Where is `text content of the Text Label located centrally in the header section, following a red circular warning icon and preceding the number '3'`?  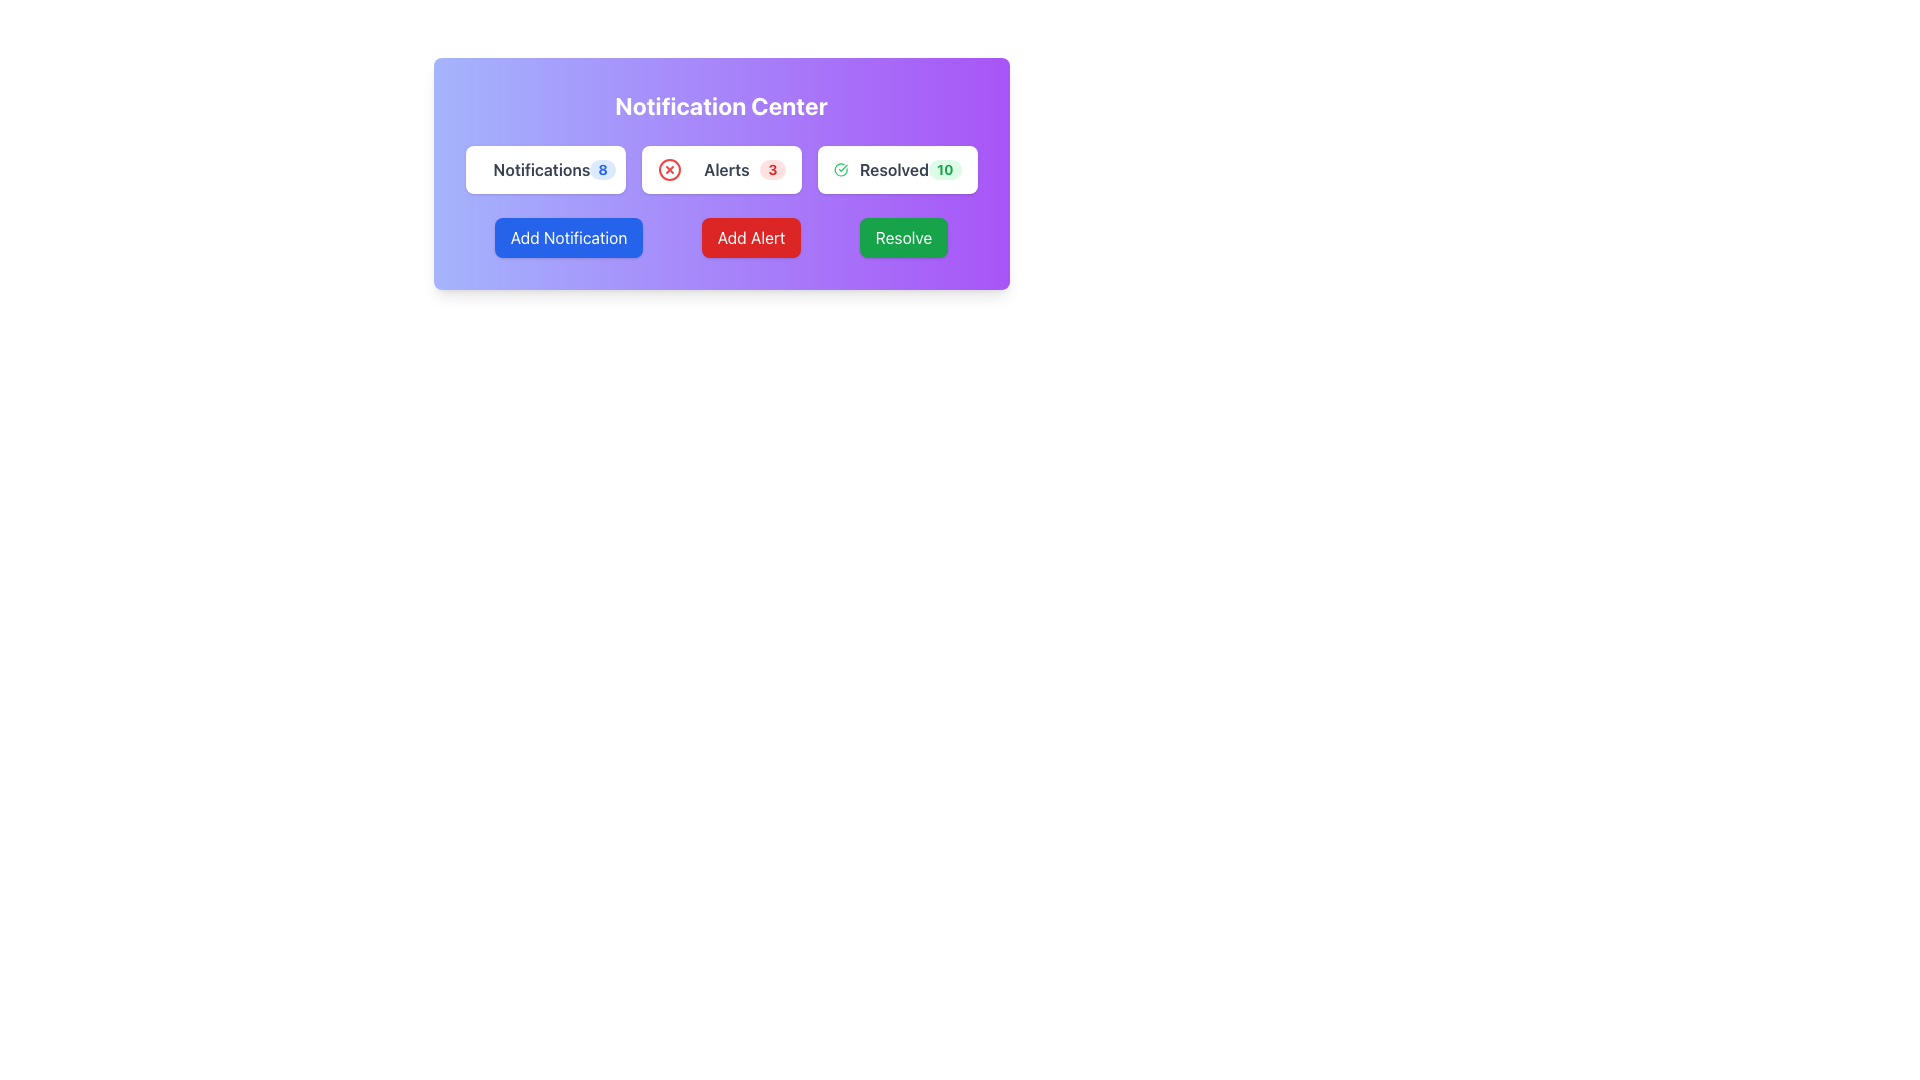 text content of the Text Label located centrally in the header section, following a red circular warning icon and preceding the number '3' is located at coordinates (725, 168).